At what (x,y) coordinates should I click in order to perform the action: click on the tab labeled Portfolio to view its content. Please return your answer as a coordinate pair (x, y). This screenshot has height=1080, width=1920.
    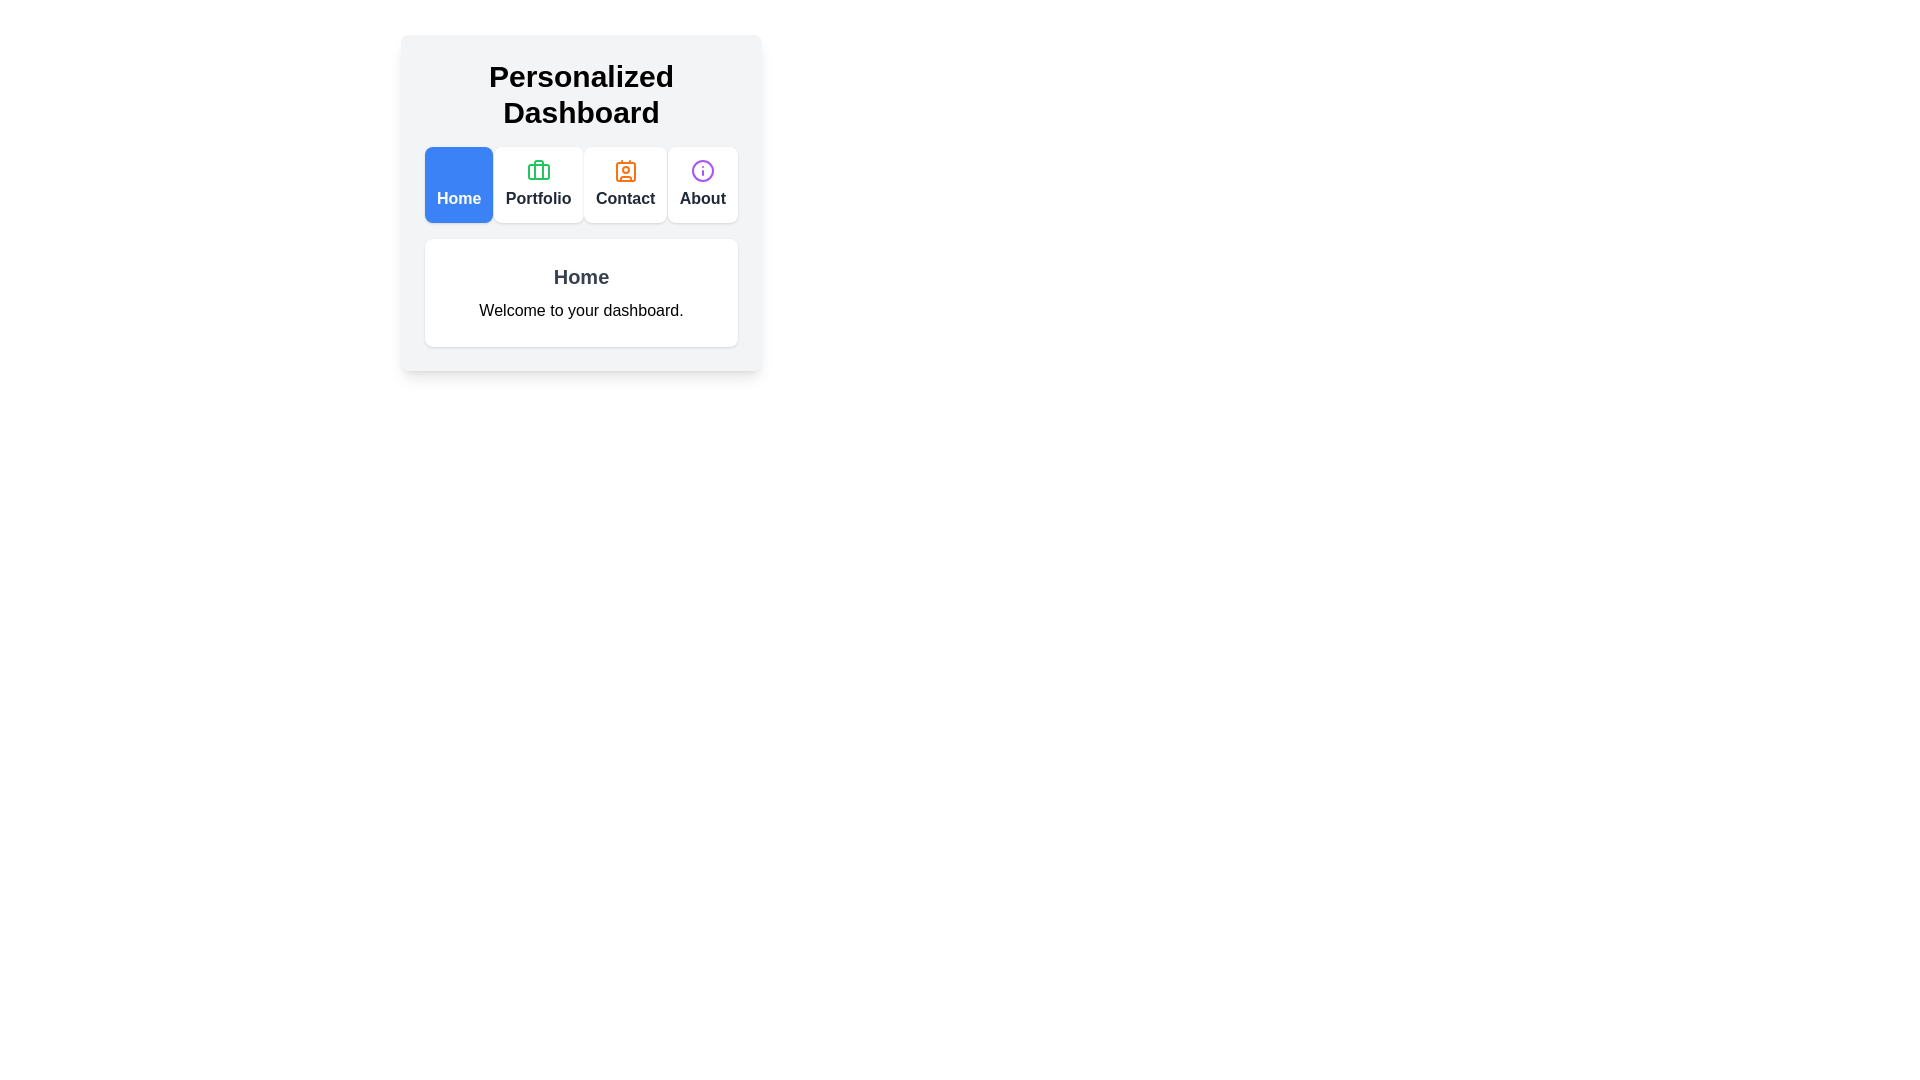
    Looking at the image, I should click on (537, 185).